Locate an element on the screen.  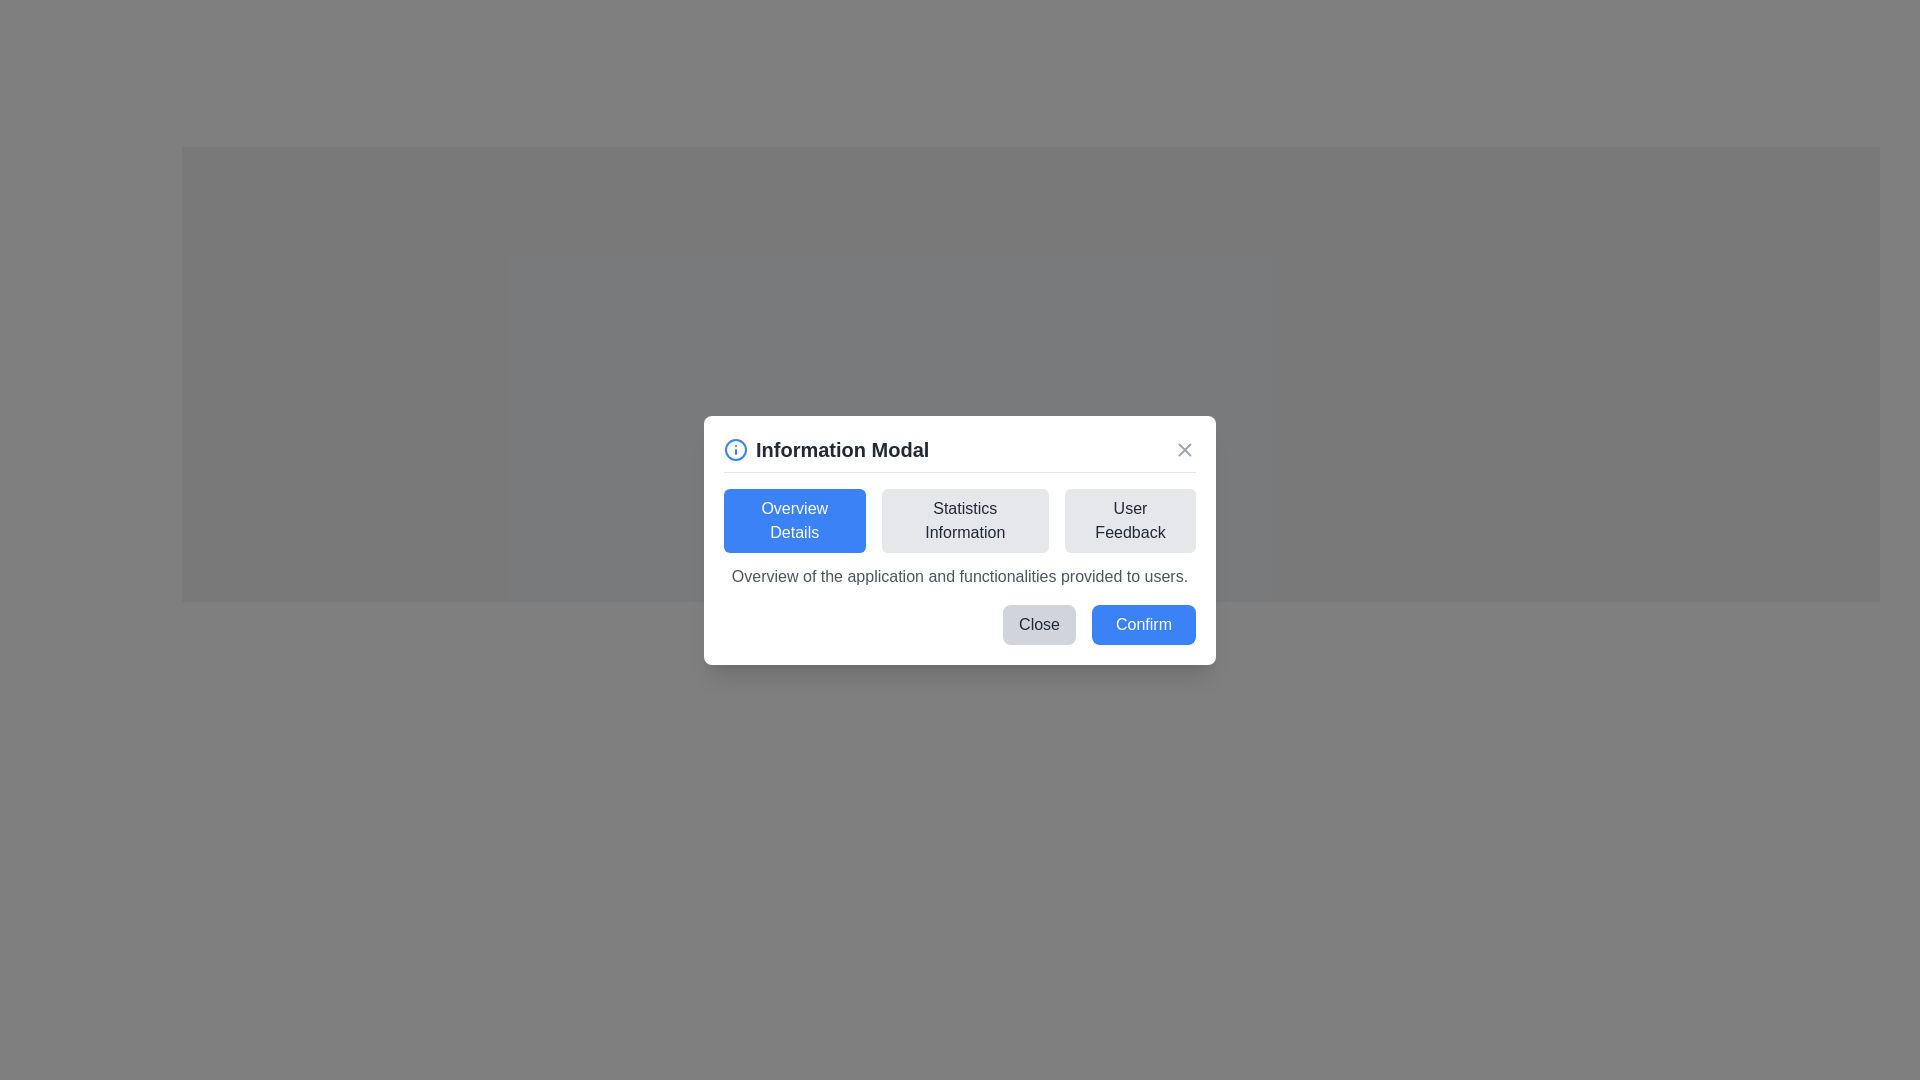
the static text element that provides an overview of the application functionalities, located beneath the navigational buttons in the modal window is located at coordinates (960, 536).